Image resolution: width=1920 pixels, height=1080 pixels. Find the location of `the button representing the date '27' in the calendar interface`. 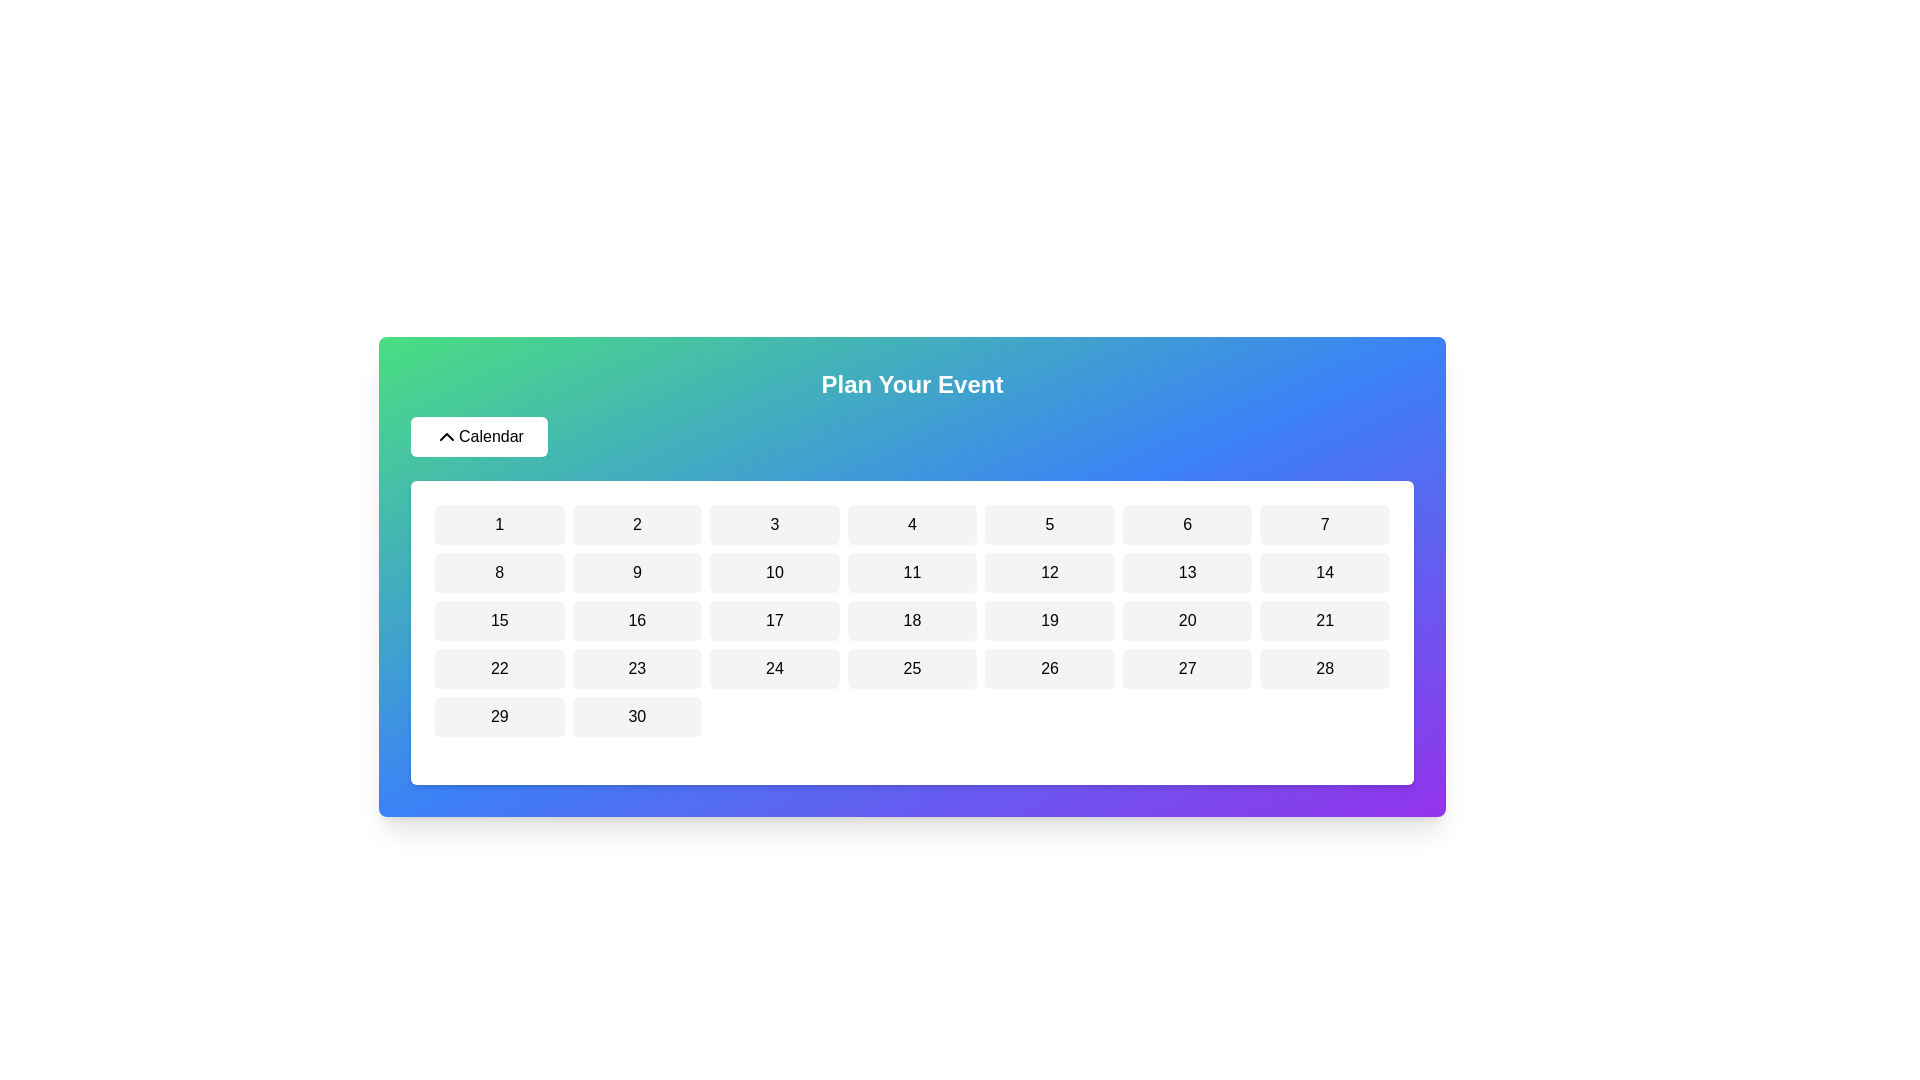

the button representing the date '27' in the calendar interface is located at coordinates (1187, 668).